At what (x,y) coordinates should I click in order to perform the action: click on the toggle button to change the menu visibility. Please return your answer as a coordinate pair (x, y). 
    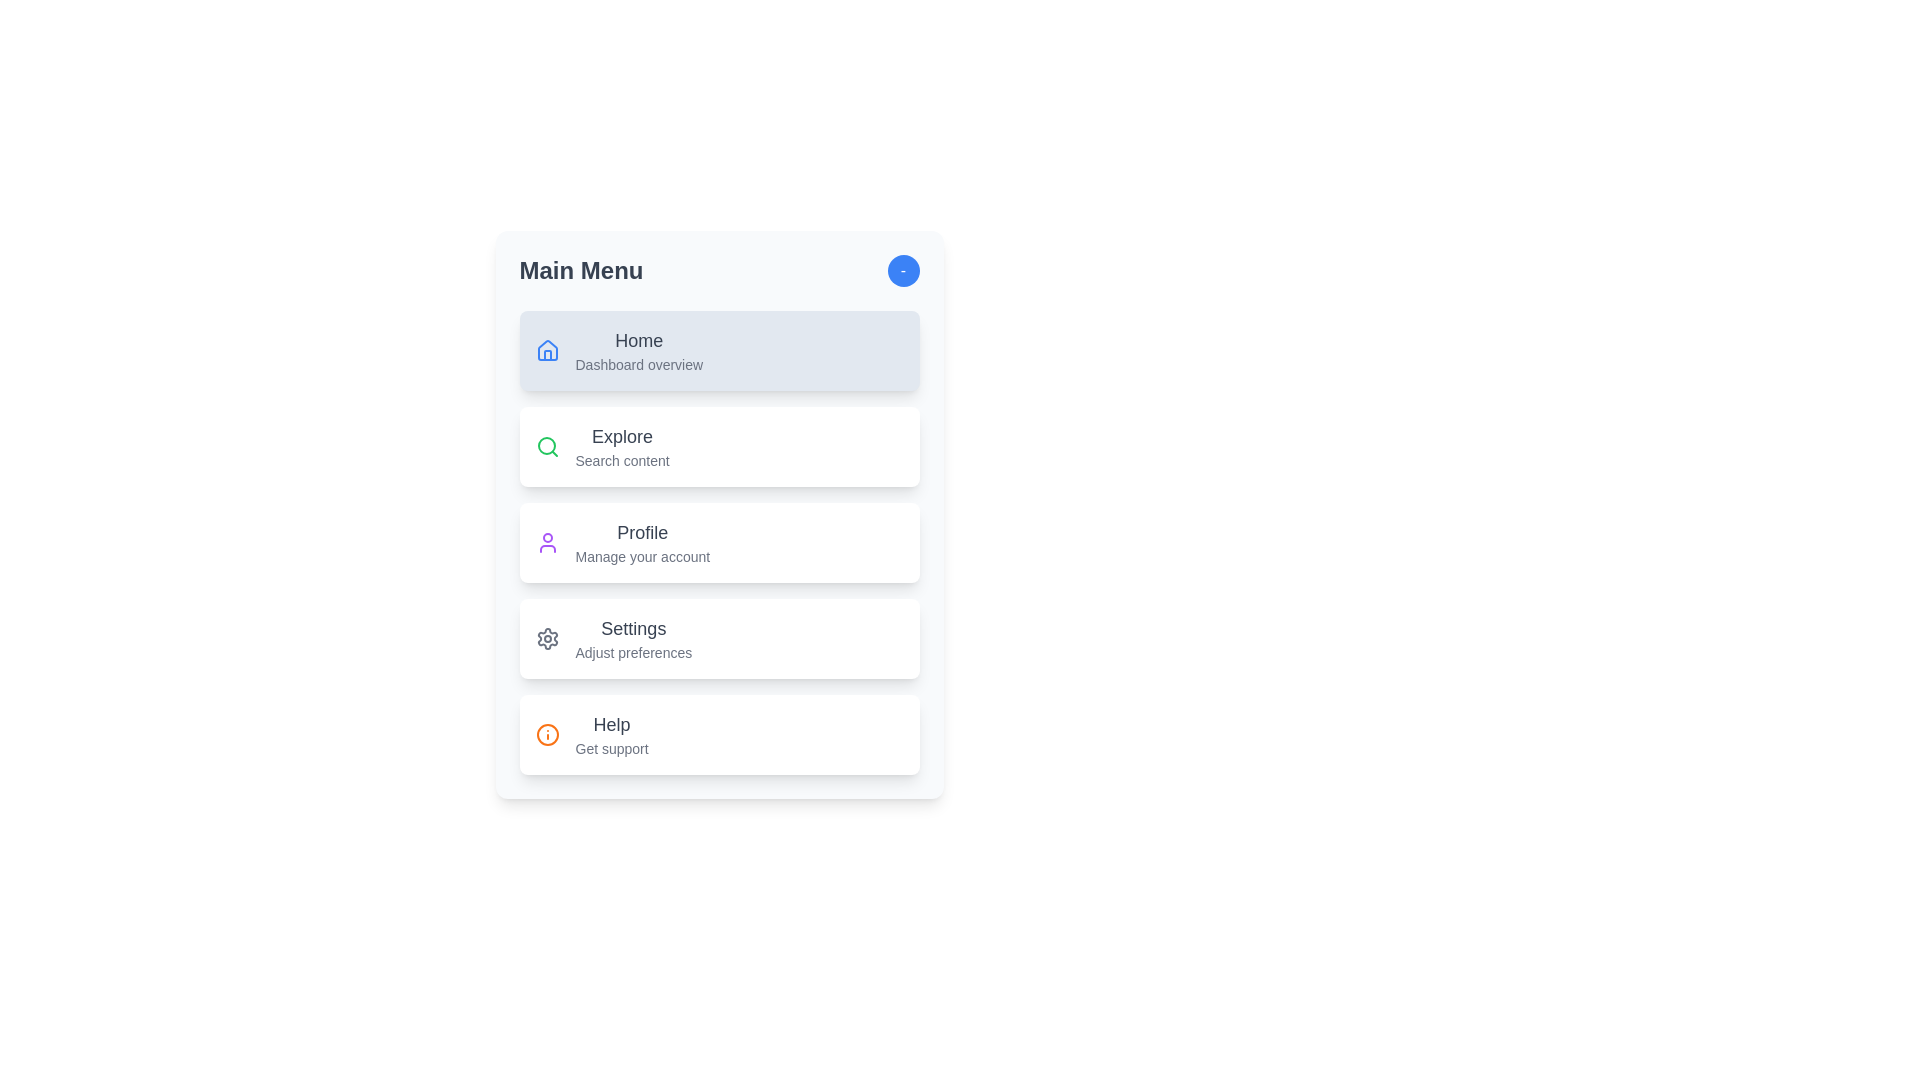
    Looking at the image, I should click on (902, 270).